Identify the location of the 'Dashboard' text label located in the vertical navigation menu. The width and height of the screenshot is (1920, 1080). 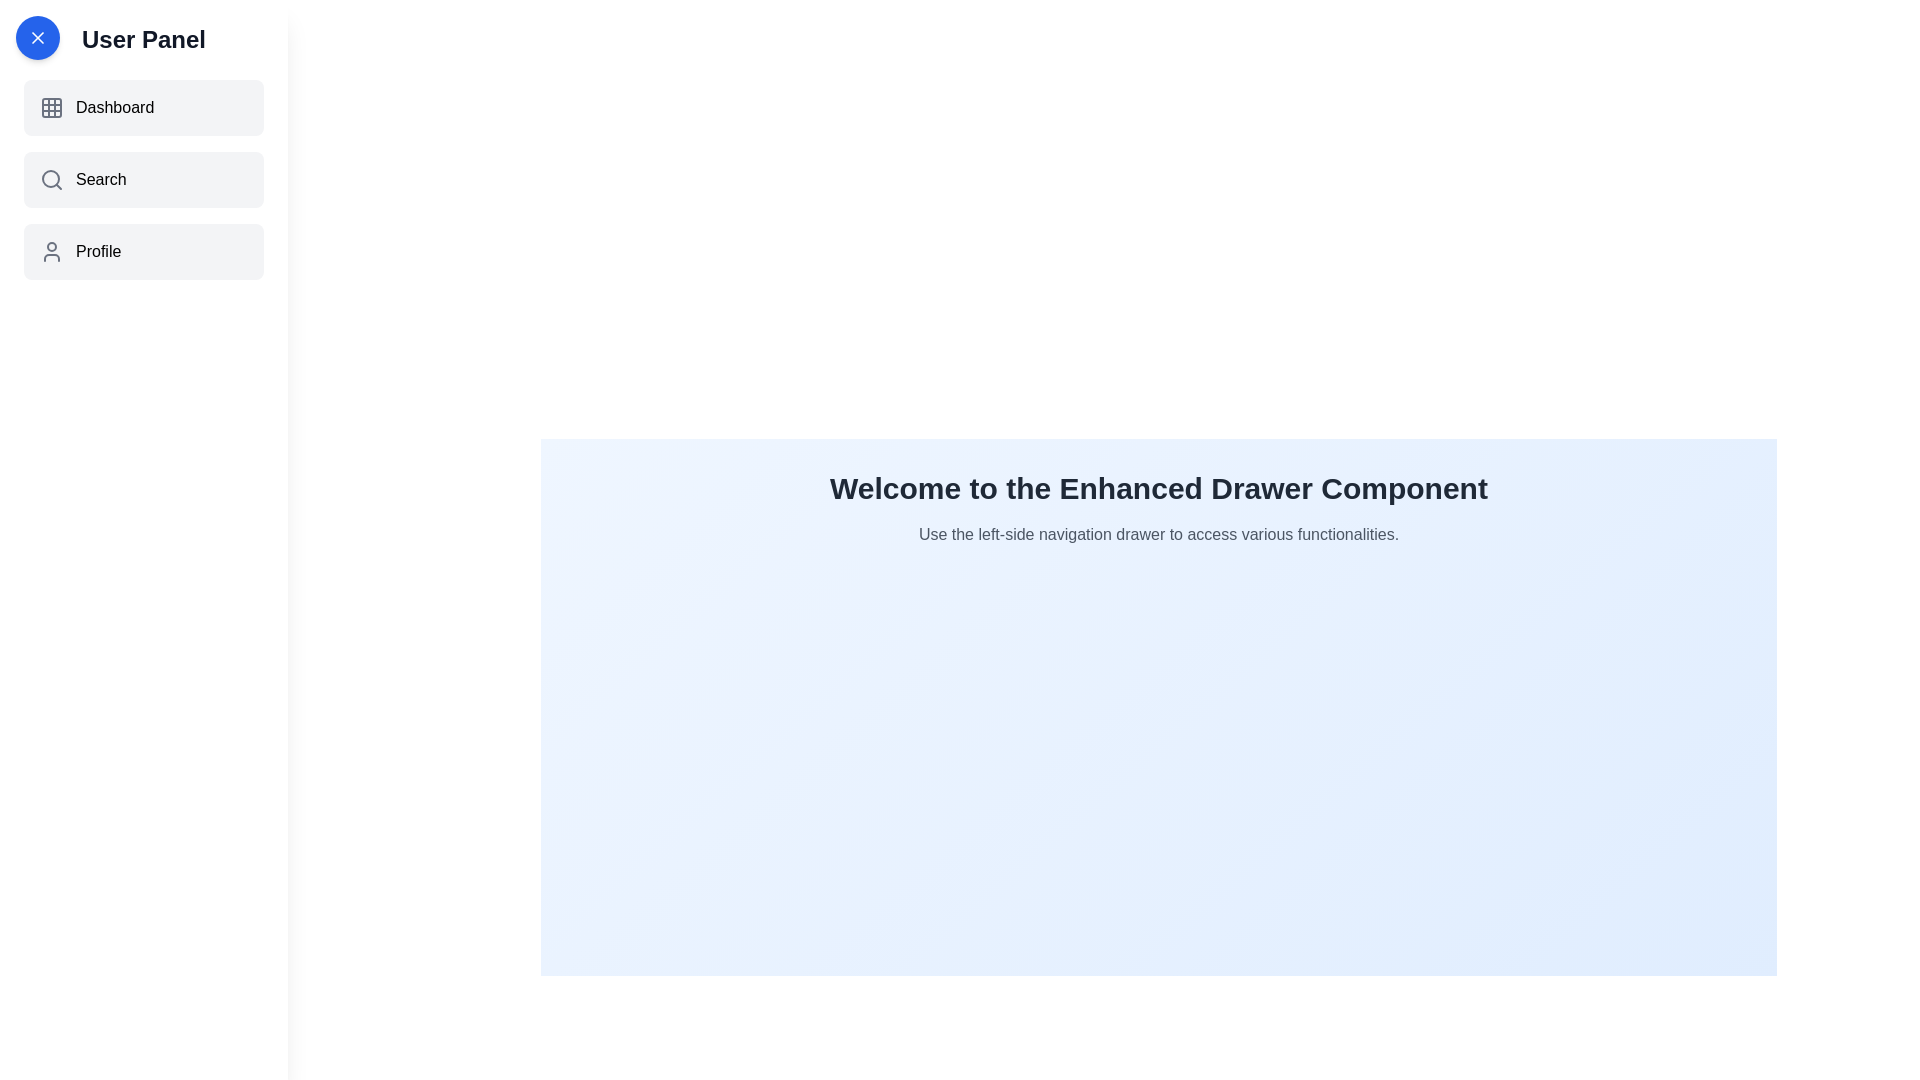
(114, 108).